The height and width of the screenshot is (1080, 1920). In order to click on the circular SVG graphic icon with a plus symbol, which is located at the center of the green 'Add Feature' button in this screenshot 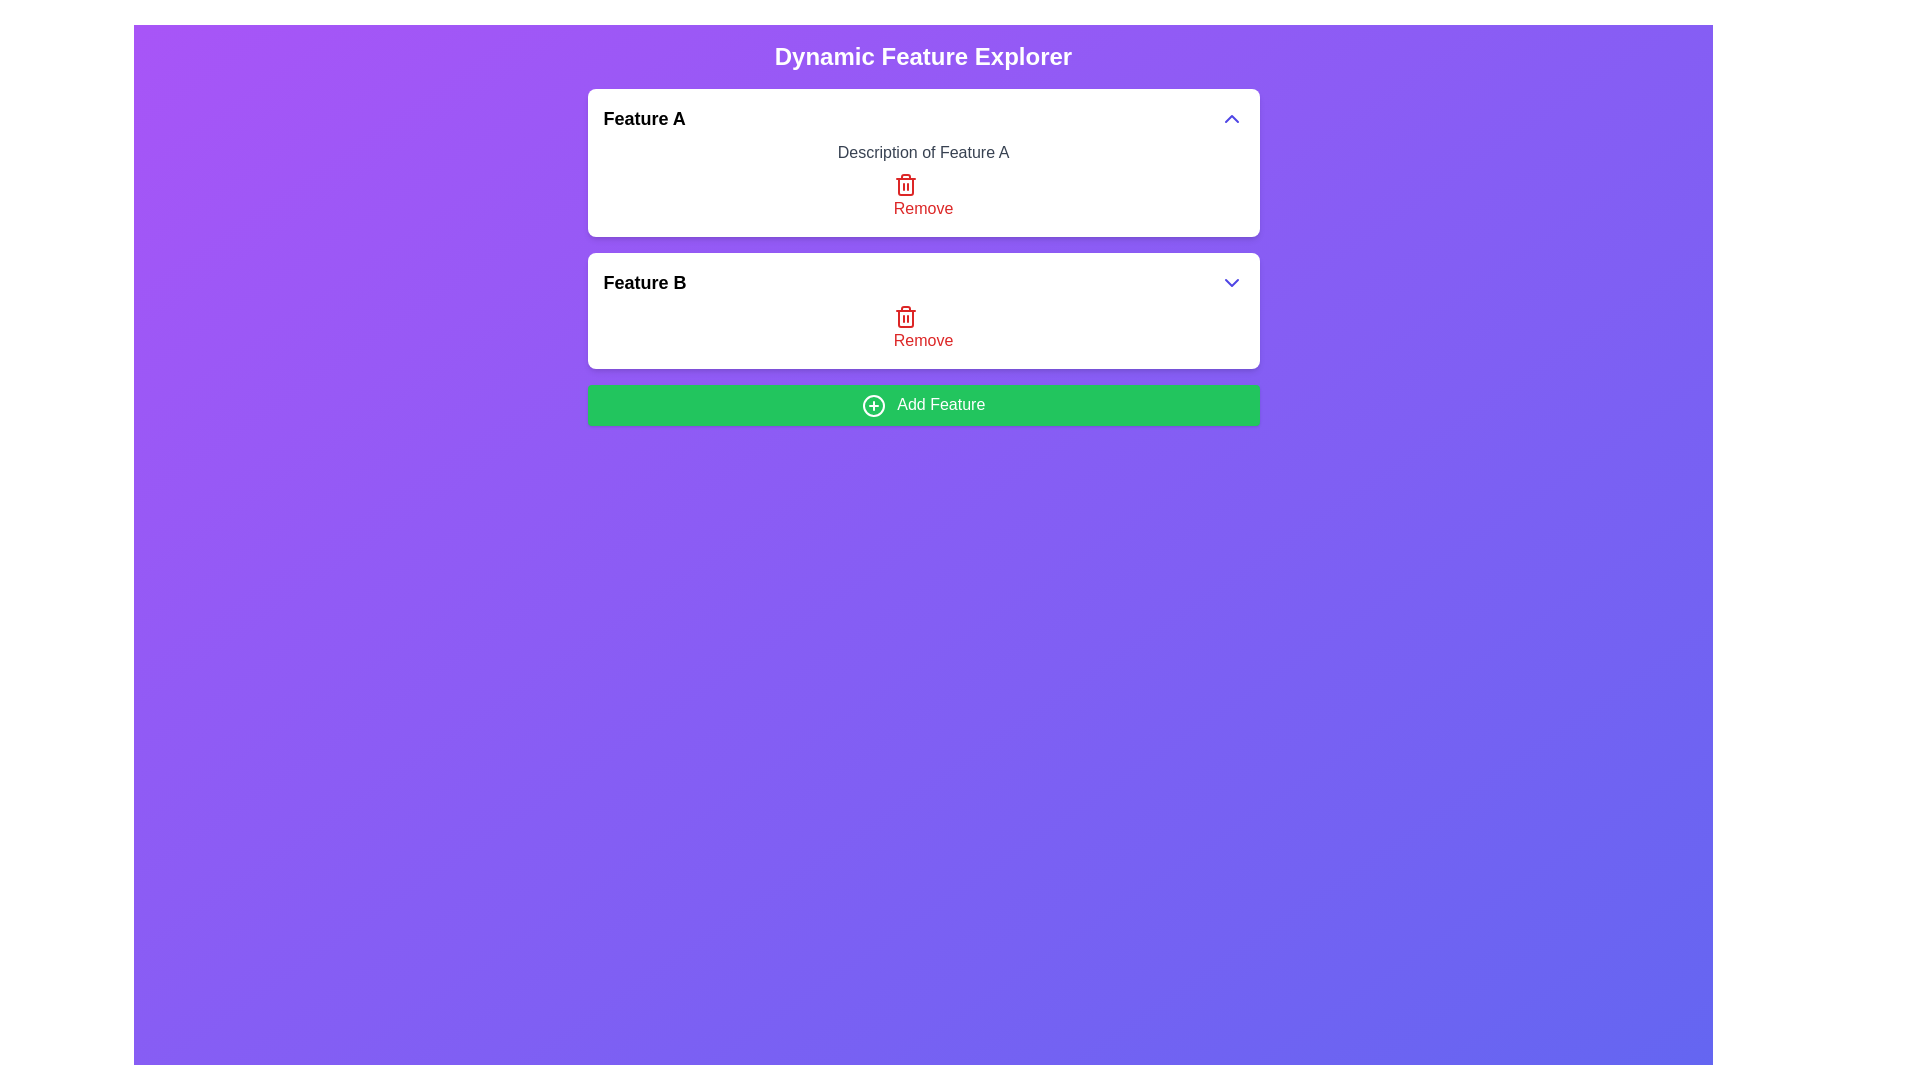, I will do `click(873, 405)`.